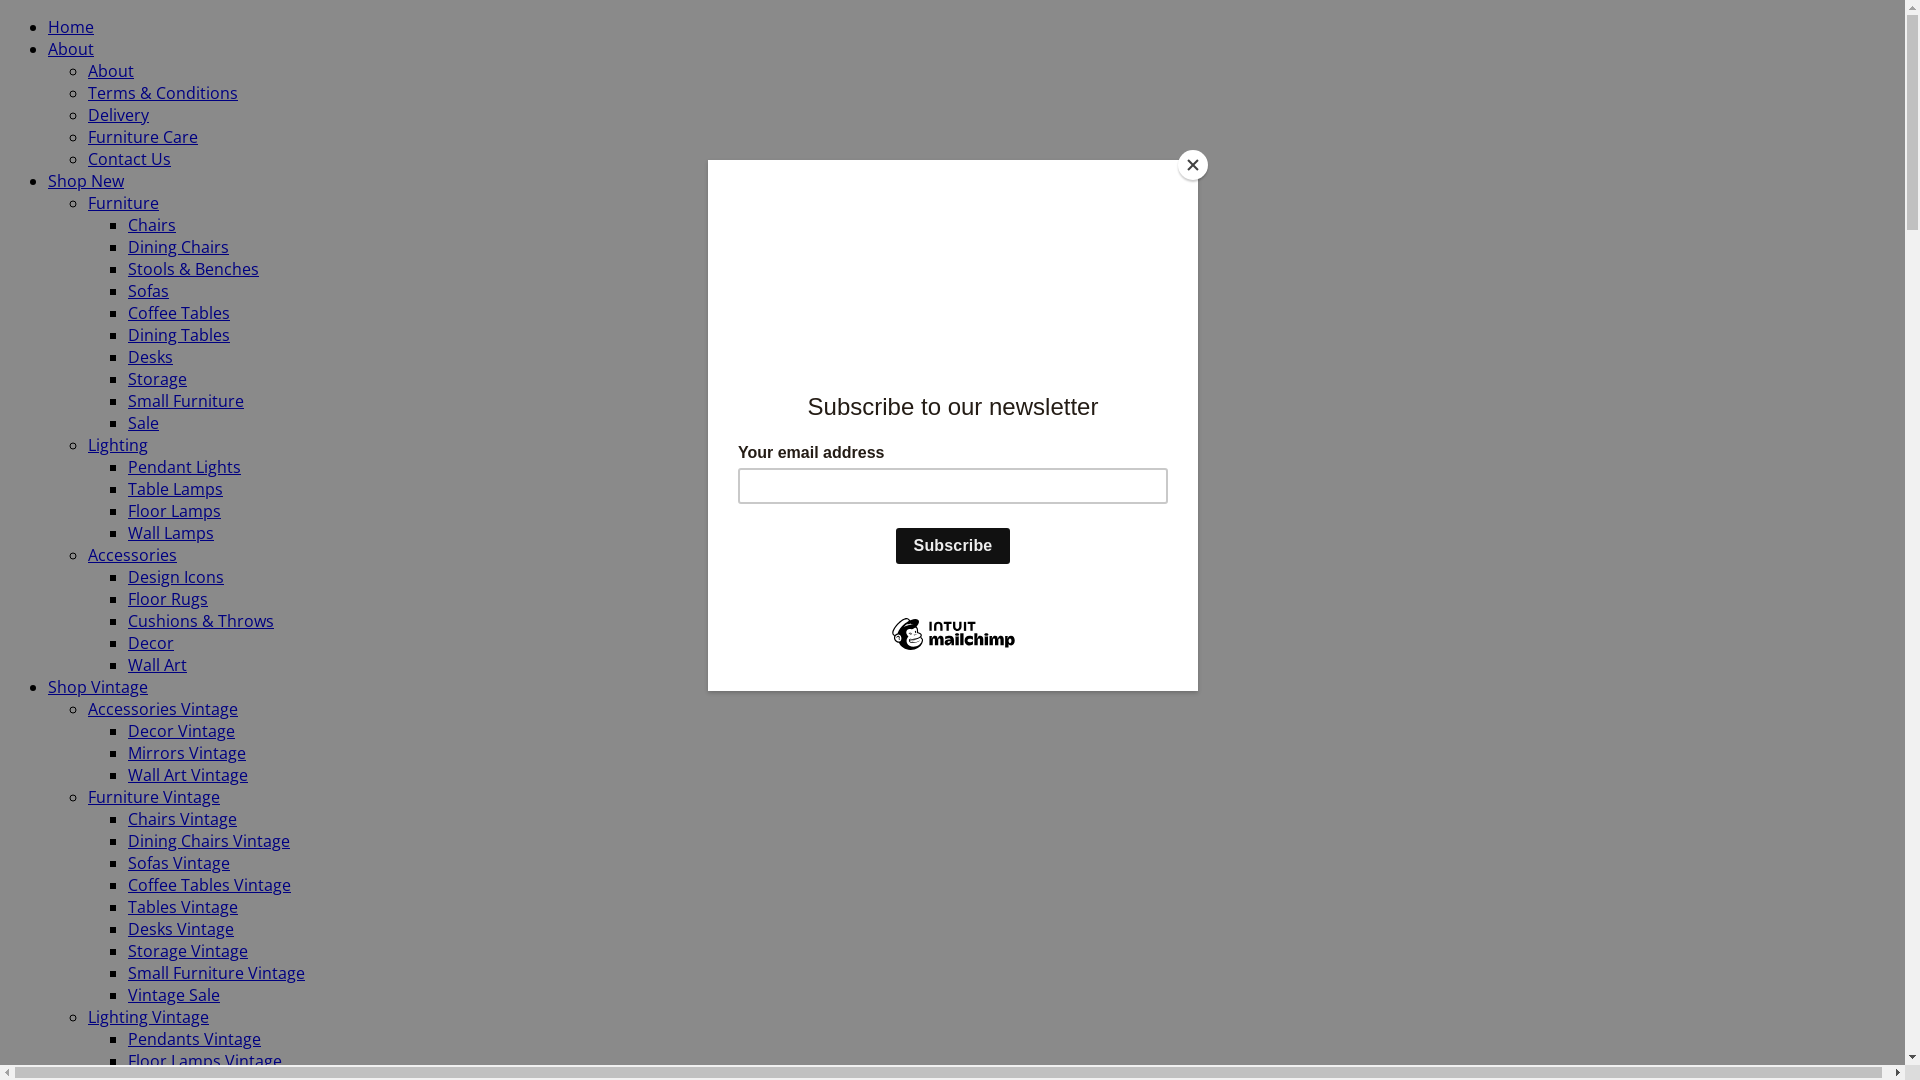 The height and width of the screenshot is (1080, 1920). Describe the element at coordinates (178, 245) in the screenshot. I see `'Dining Chairs'` at that location.